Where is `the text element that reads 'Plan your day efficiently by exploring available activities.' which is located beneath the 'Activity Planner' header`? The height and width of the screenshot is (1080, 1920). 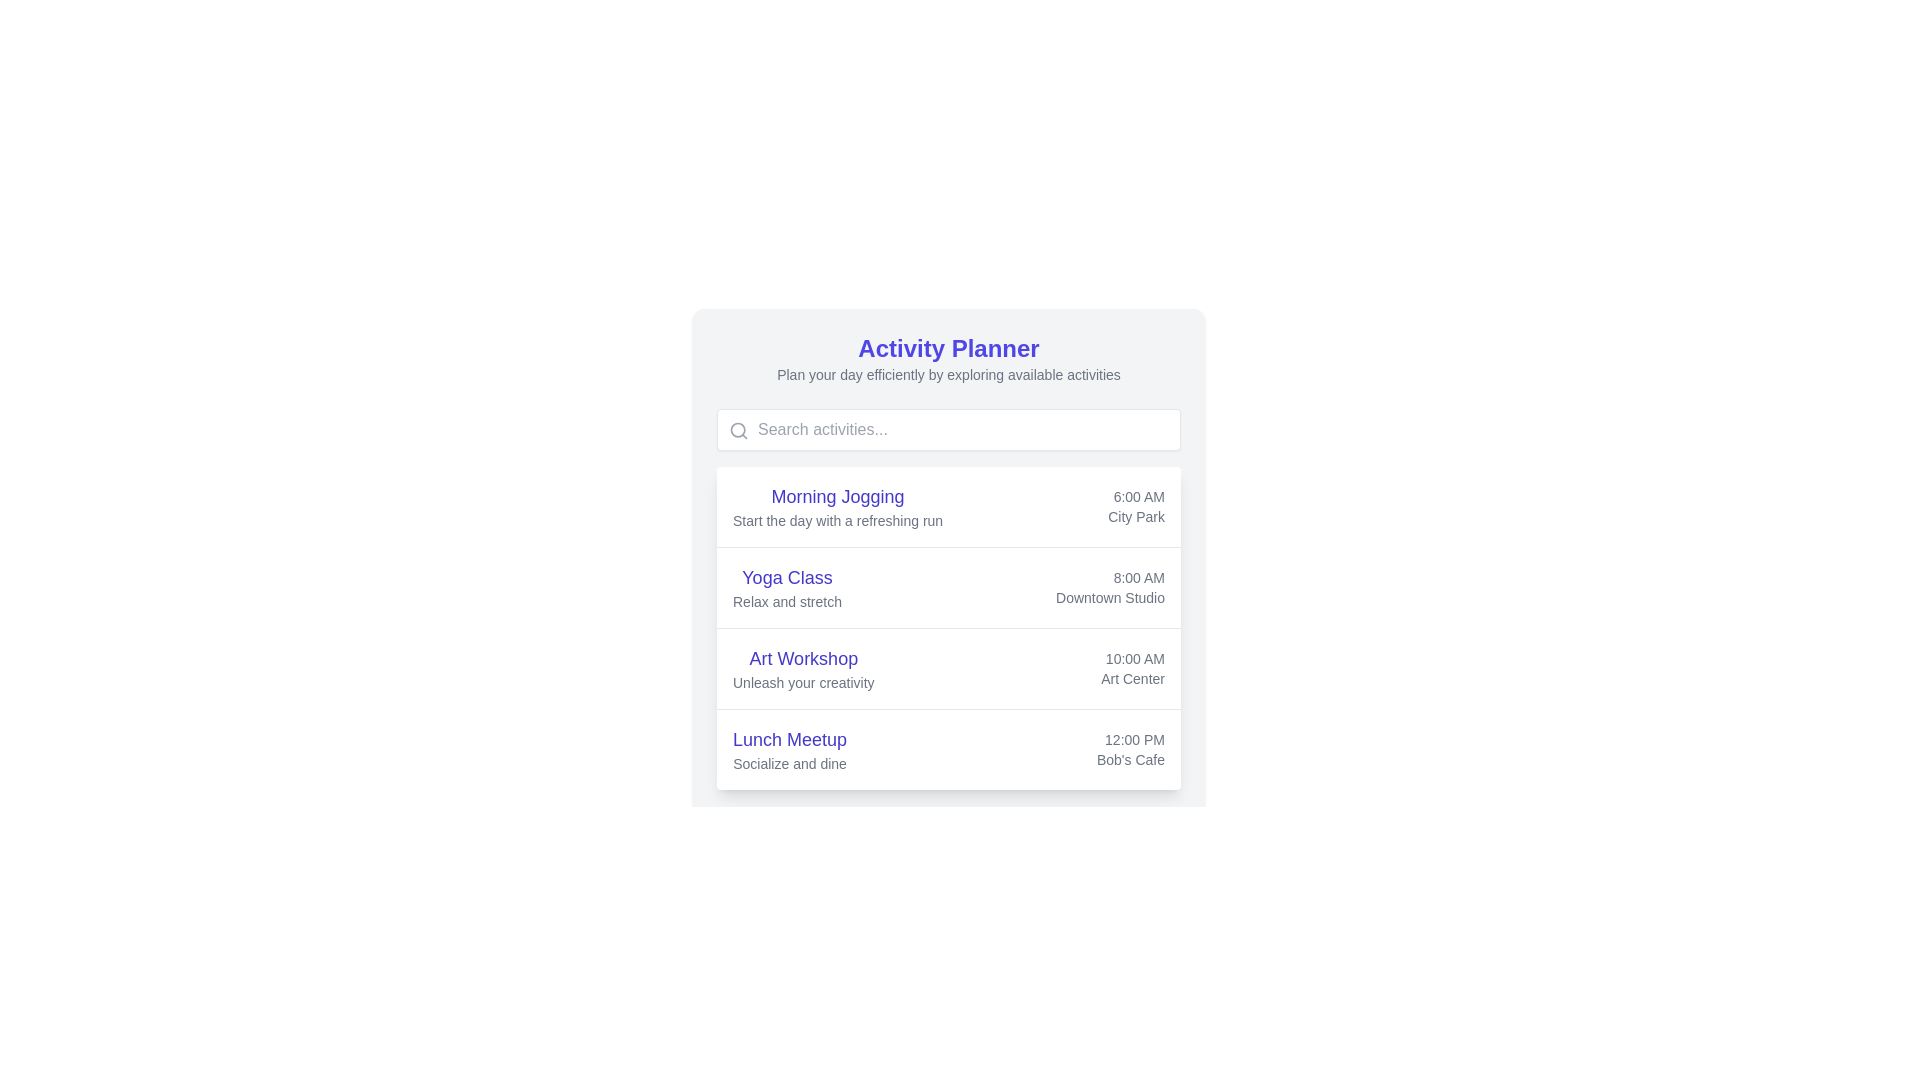 the text element that reads 'Plan your day efficiently by exploring available activities.' which is located beneath the 'Activity Planner' header is located at coordinates (948, 374).